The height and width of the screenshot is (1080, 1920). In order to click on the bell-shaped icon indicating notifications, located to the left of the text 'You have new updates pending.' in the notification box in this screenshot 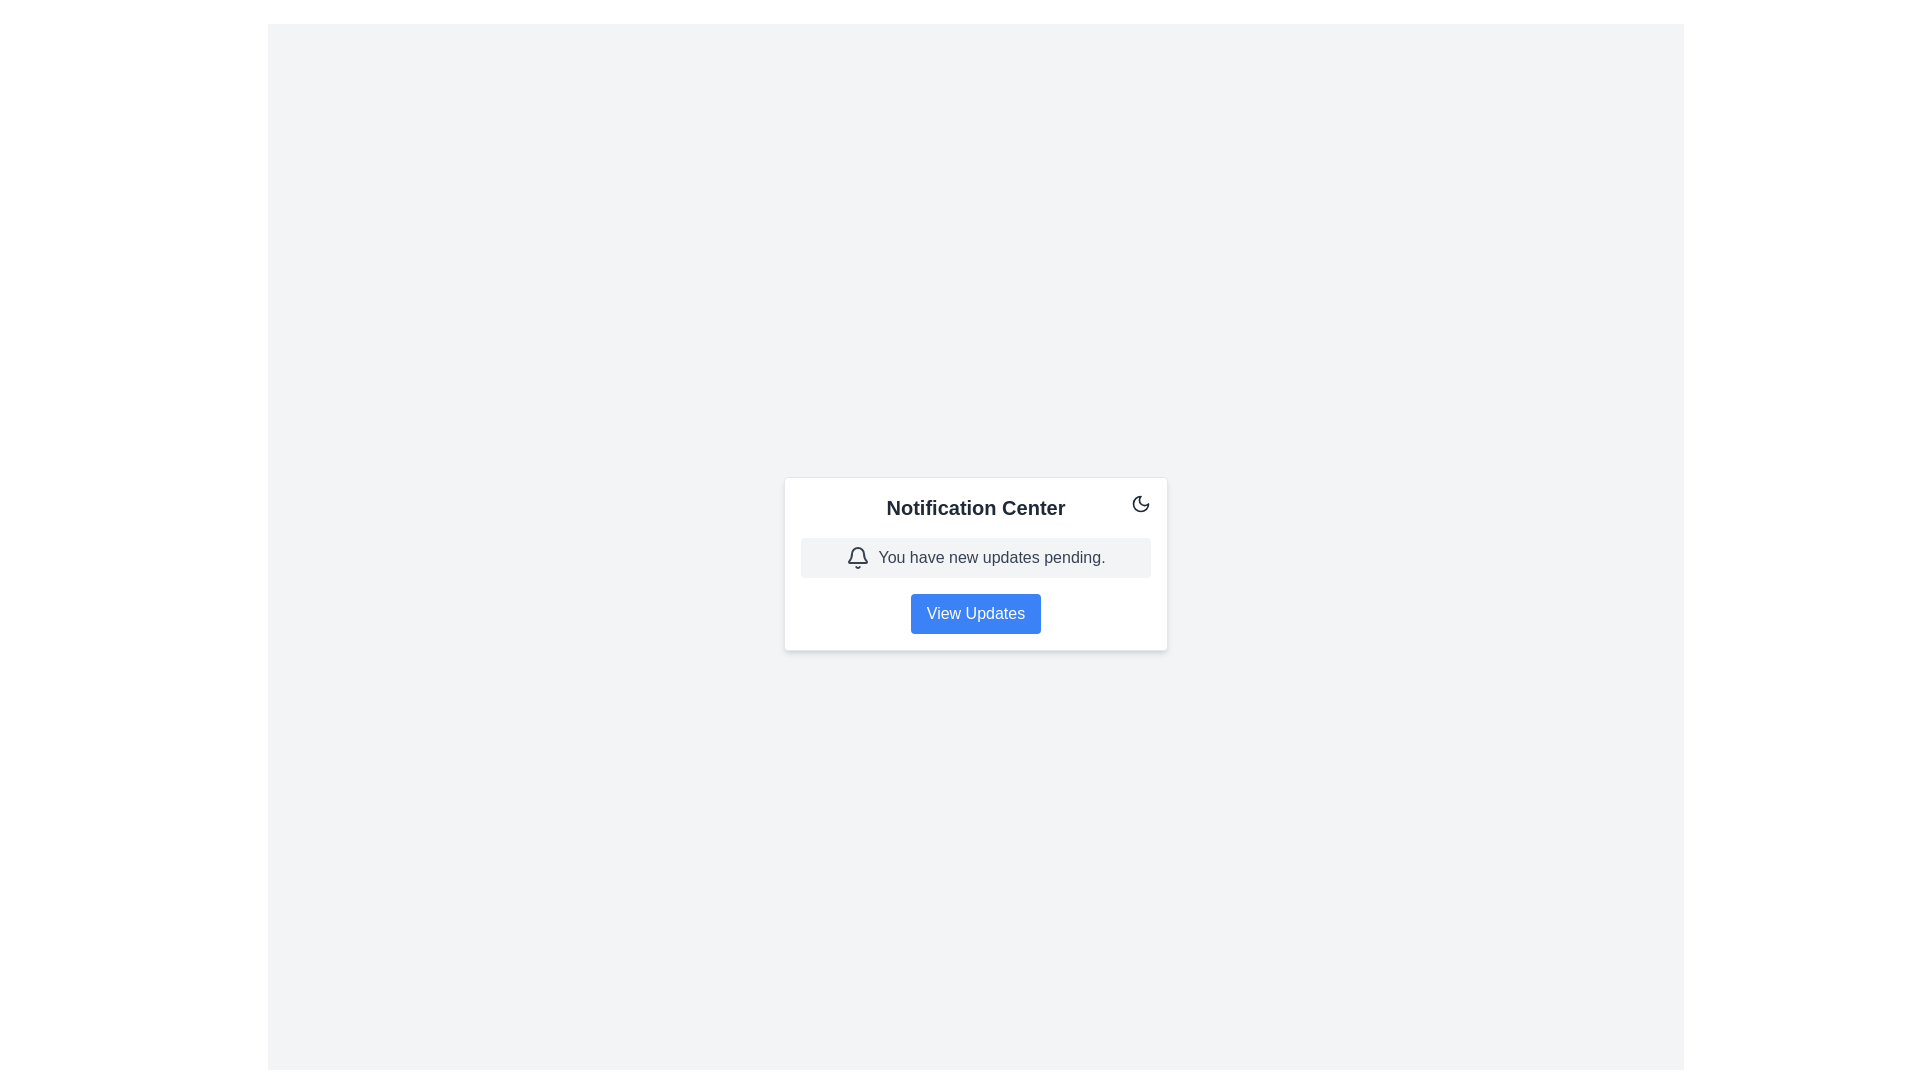, I will do `click(858, 558)`.